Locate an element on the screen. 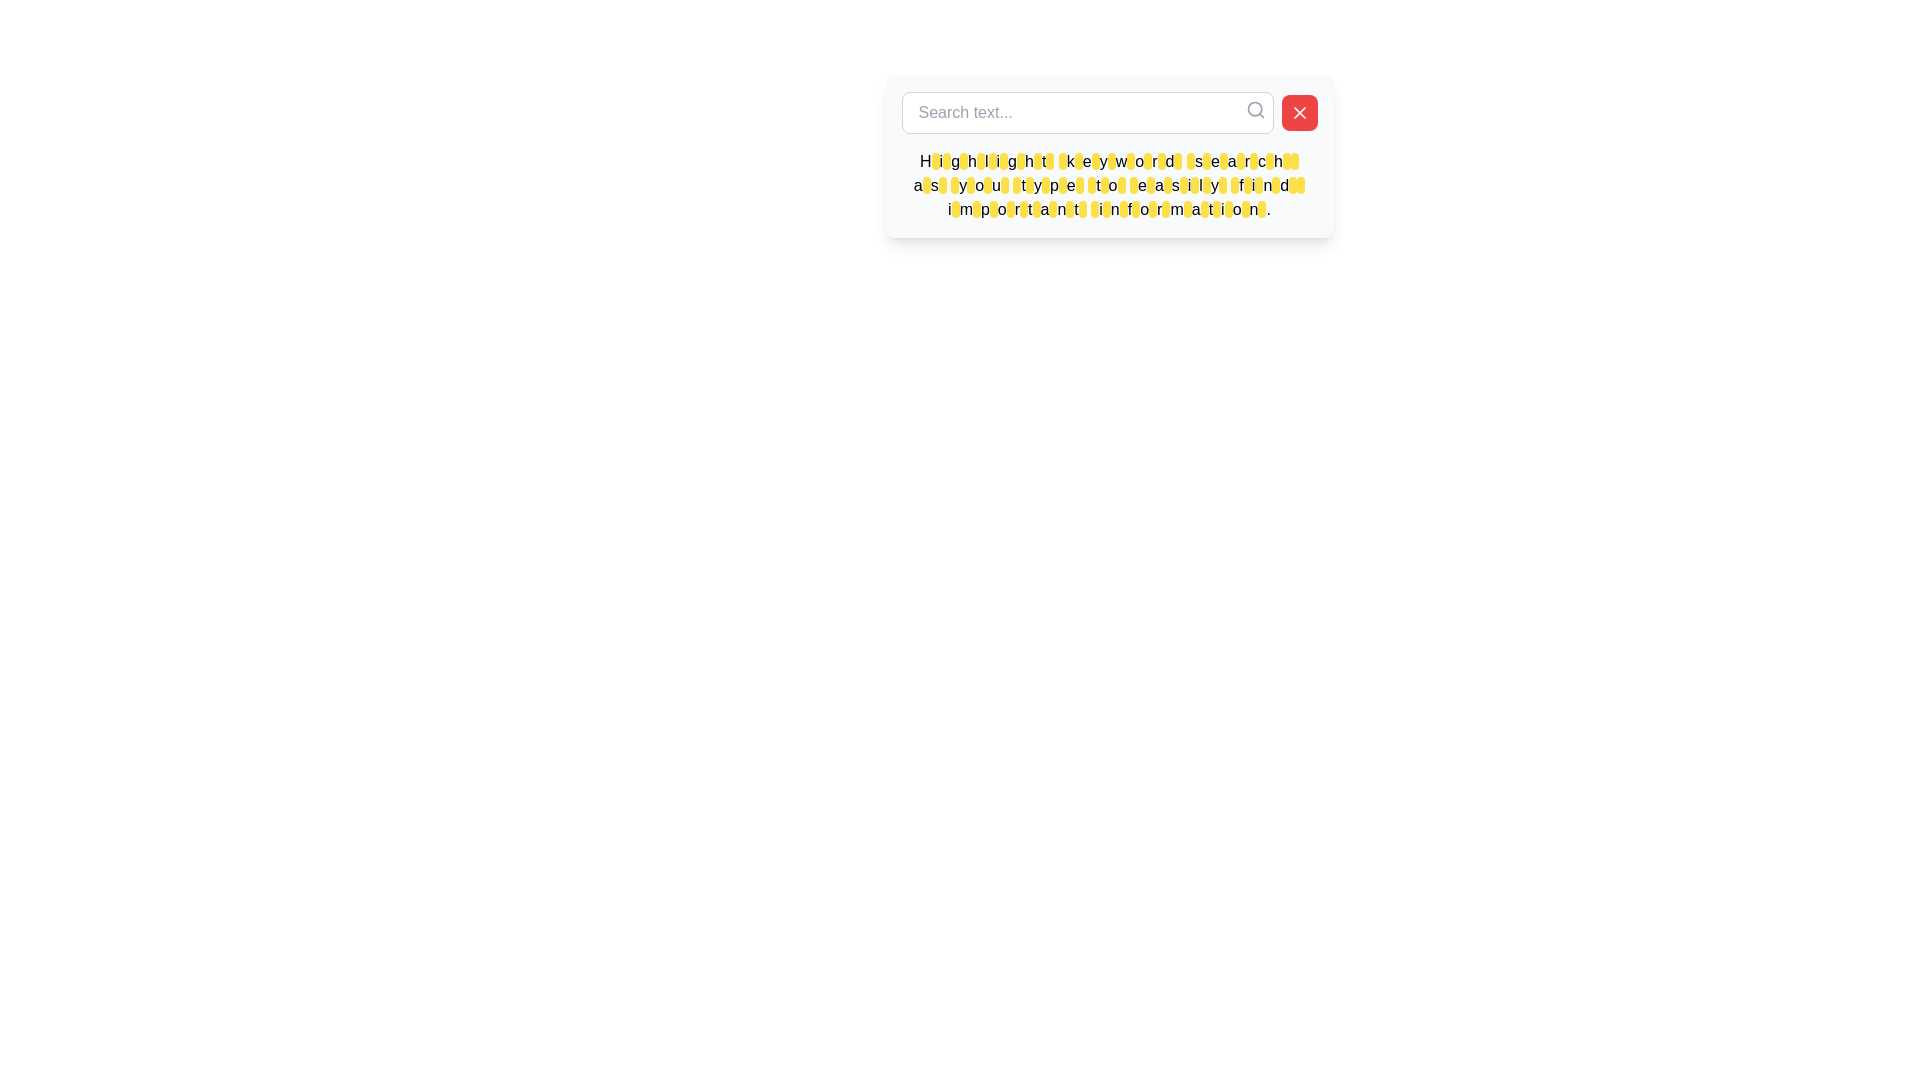  the Highlighting decorative element, a rounded rectangle with a yellow background and black border, located adjacent to the phrase 'as you' in the description text is located at coordinates (941, 185).